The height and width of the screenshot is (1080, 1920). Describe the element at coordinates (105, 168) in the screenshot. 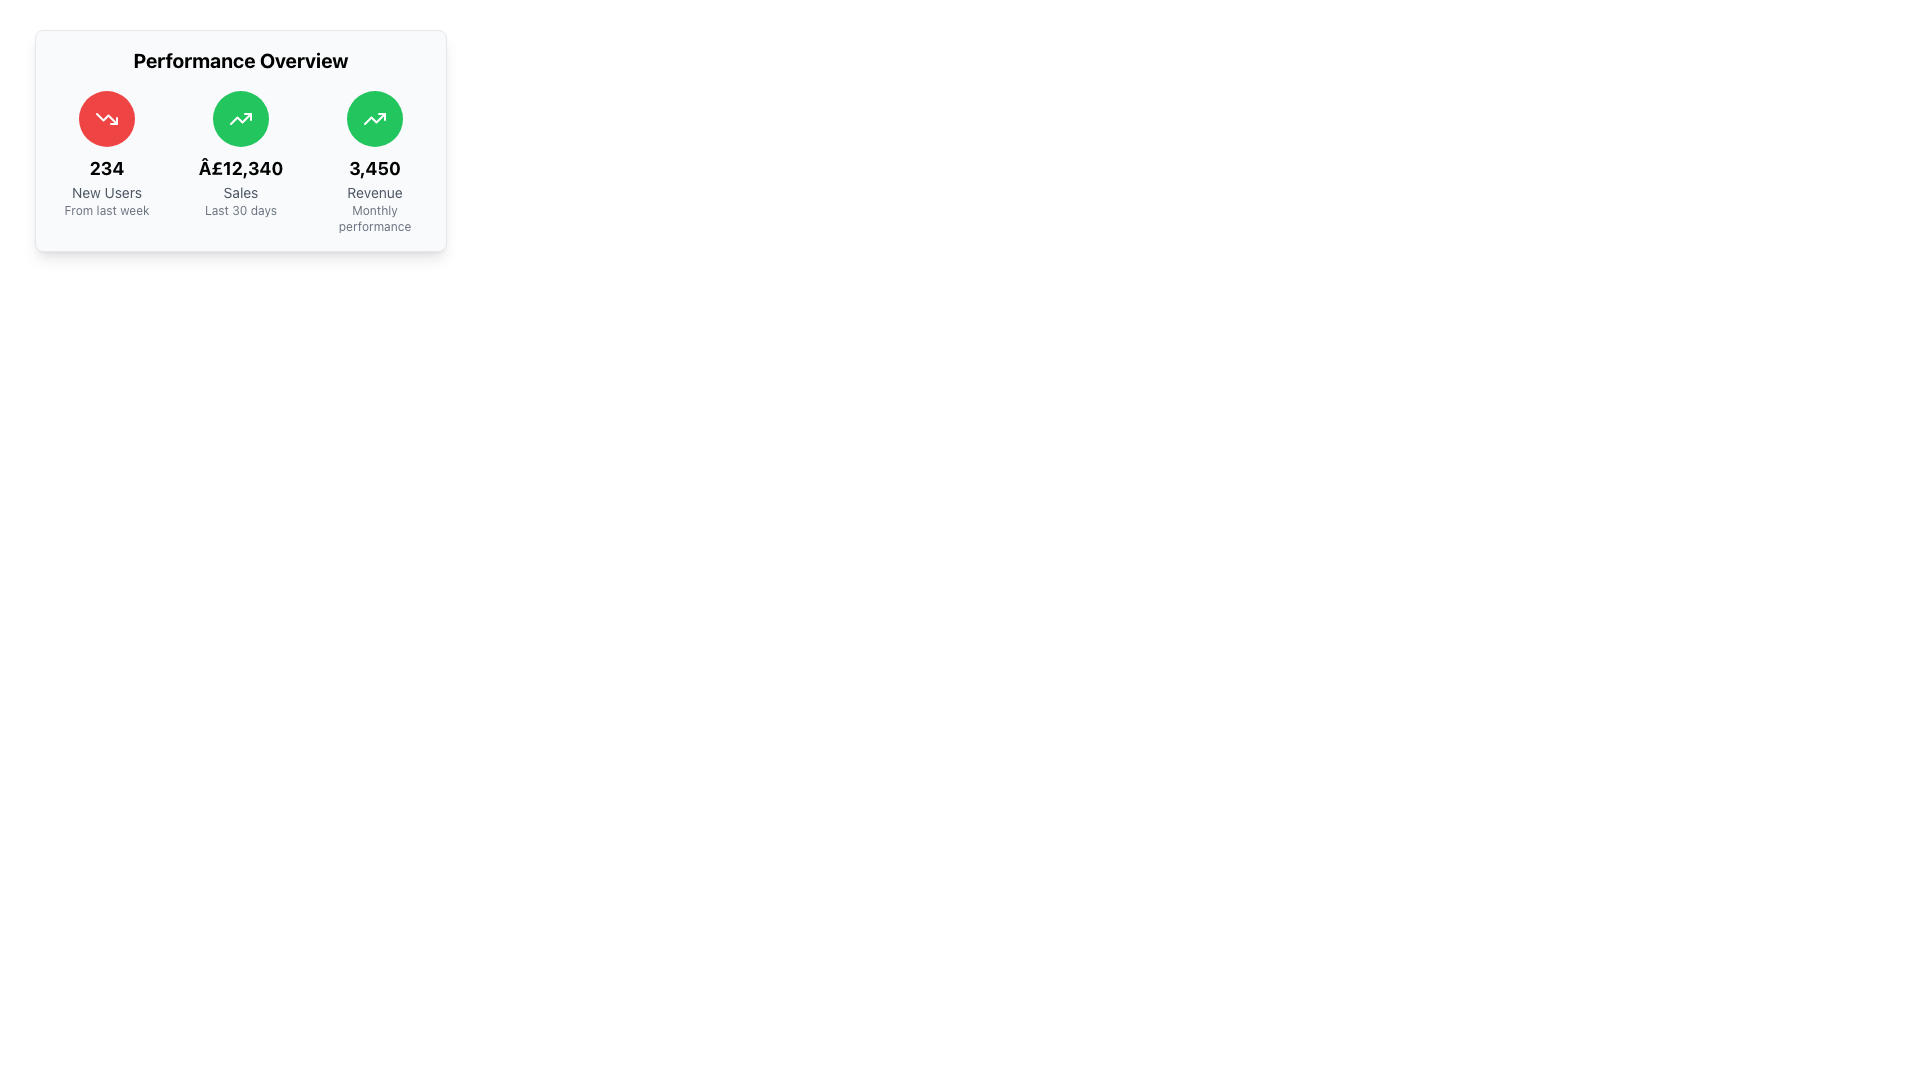

I see `the Text Display element that shows the numerical data '234' for new users, located below a circular icon with a downward trend arrow and a red background` at that location.